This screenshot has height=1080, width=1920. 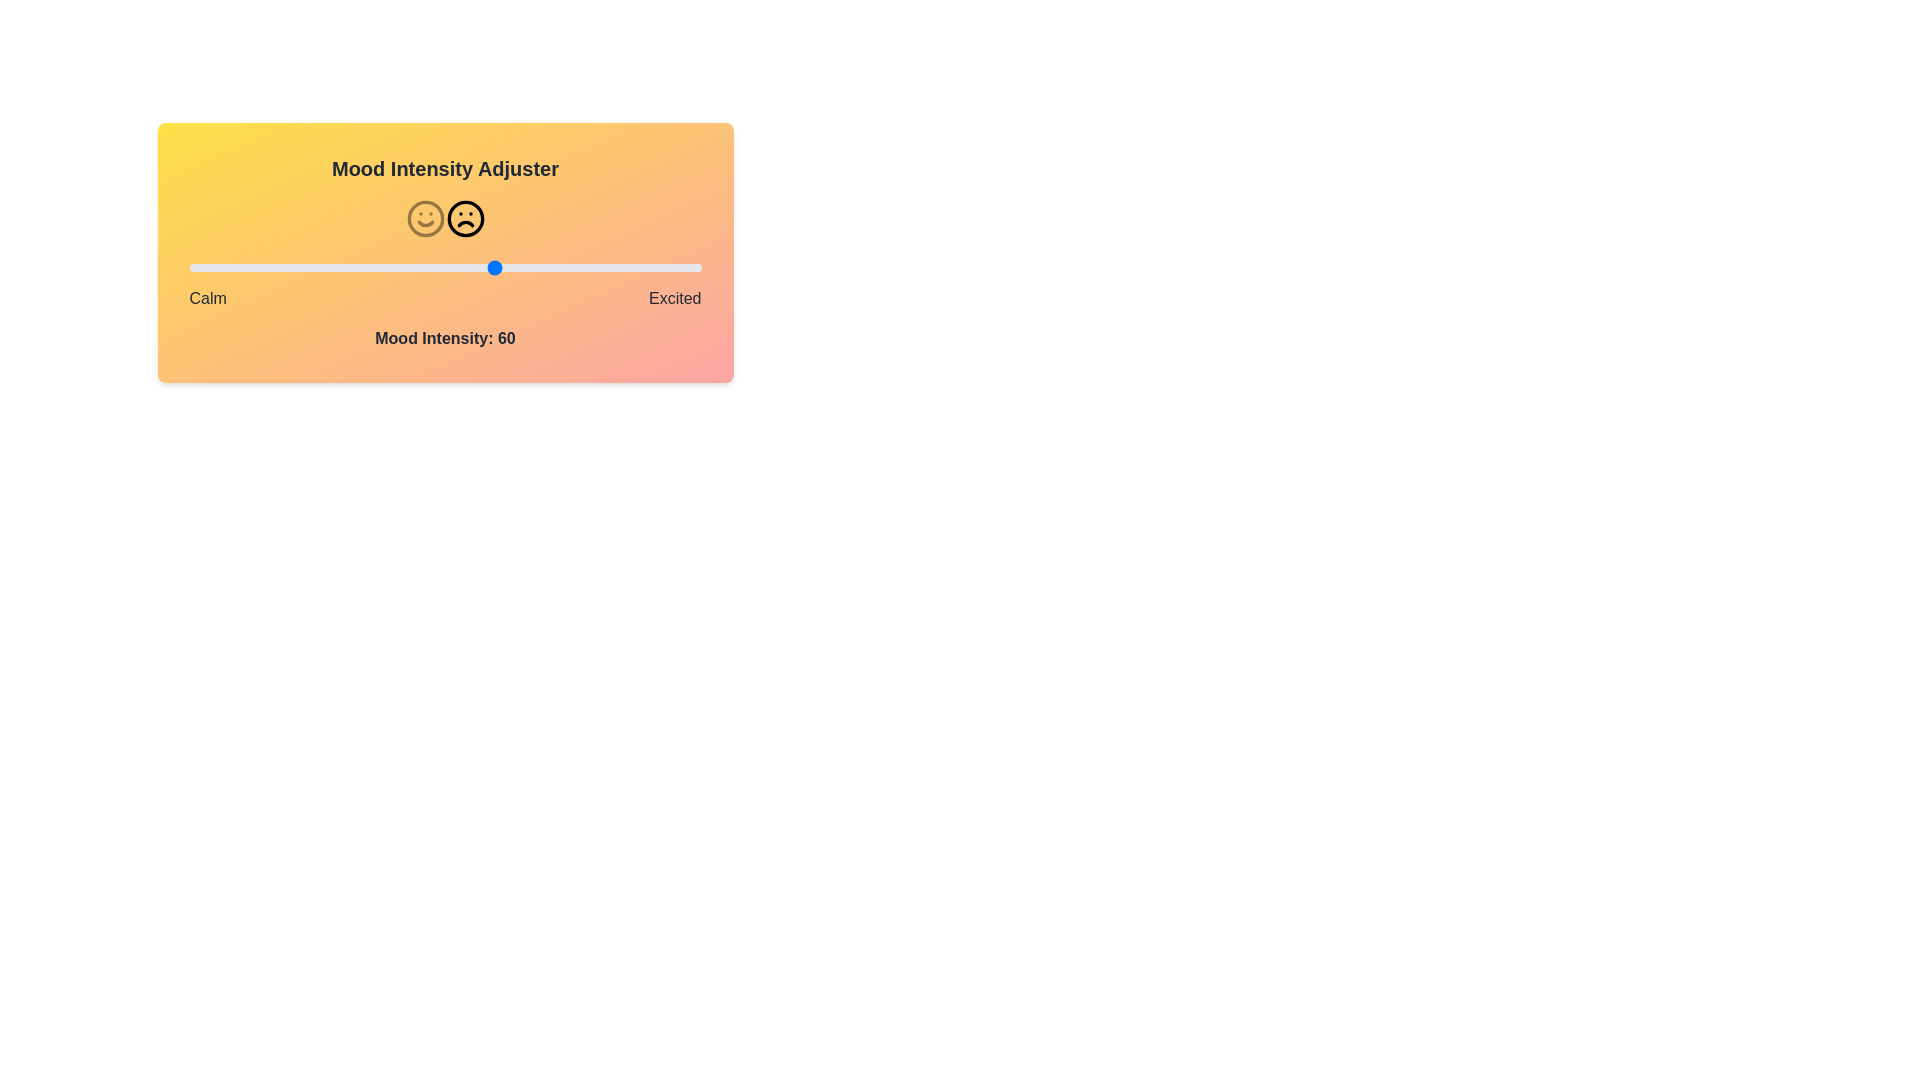 What do you see at coordinates (670, 266) in the screenshot?
I see `the mood intensity slider to 94 (0 to 100)` at bounding box center [670, 266].